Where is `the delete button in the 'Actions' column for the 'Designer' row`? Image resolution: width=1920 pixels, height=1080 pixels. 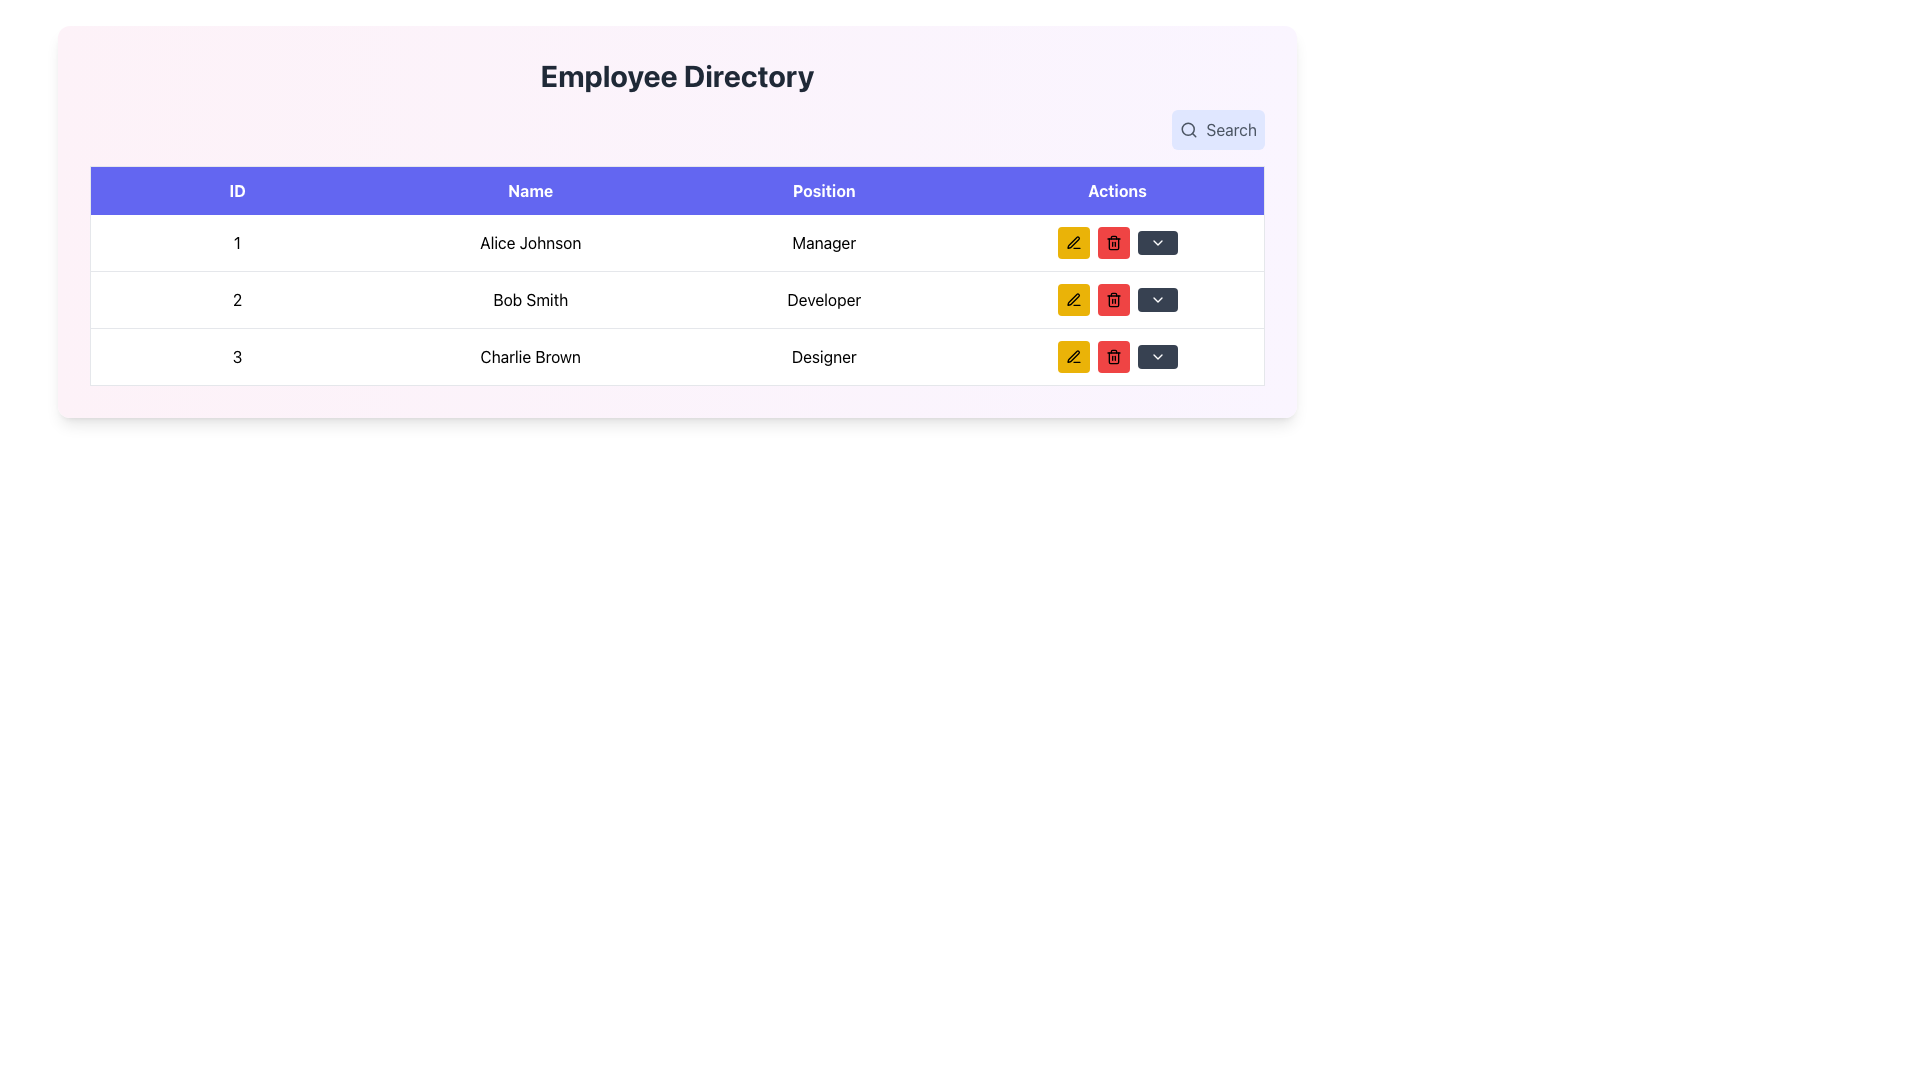 the delete button in the 'Actions' column for the 'Designer' row is located at coordinates (1112, 356).